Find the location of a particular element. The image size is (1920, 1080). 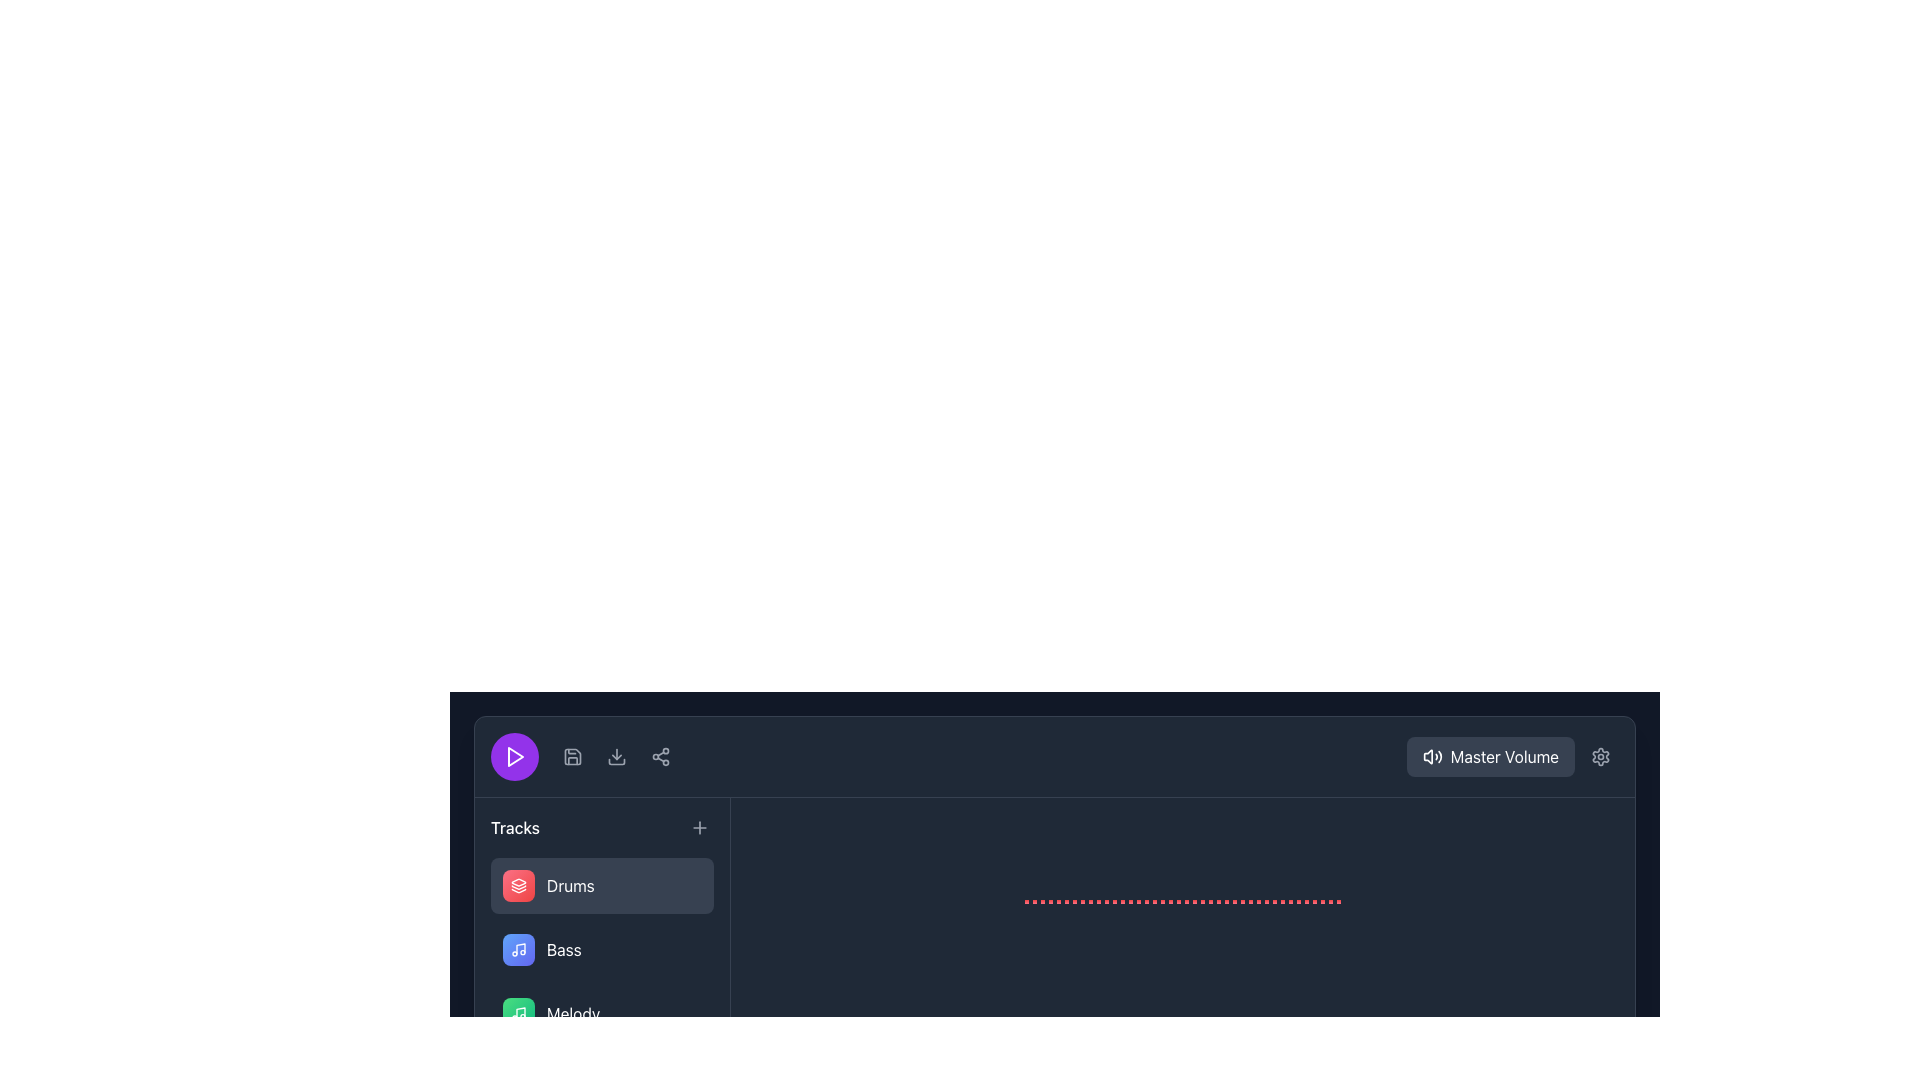

the musical note icon located in the left sidebar under the 'Tracks' section, positioned immediately after the 'Bass' entry is located at coordinates (518, 1014).